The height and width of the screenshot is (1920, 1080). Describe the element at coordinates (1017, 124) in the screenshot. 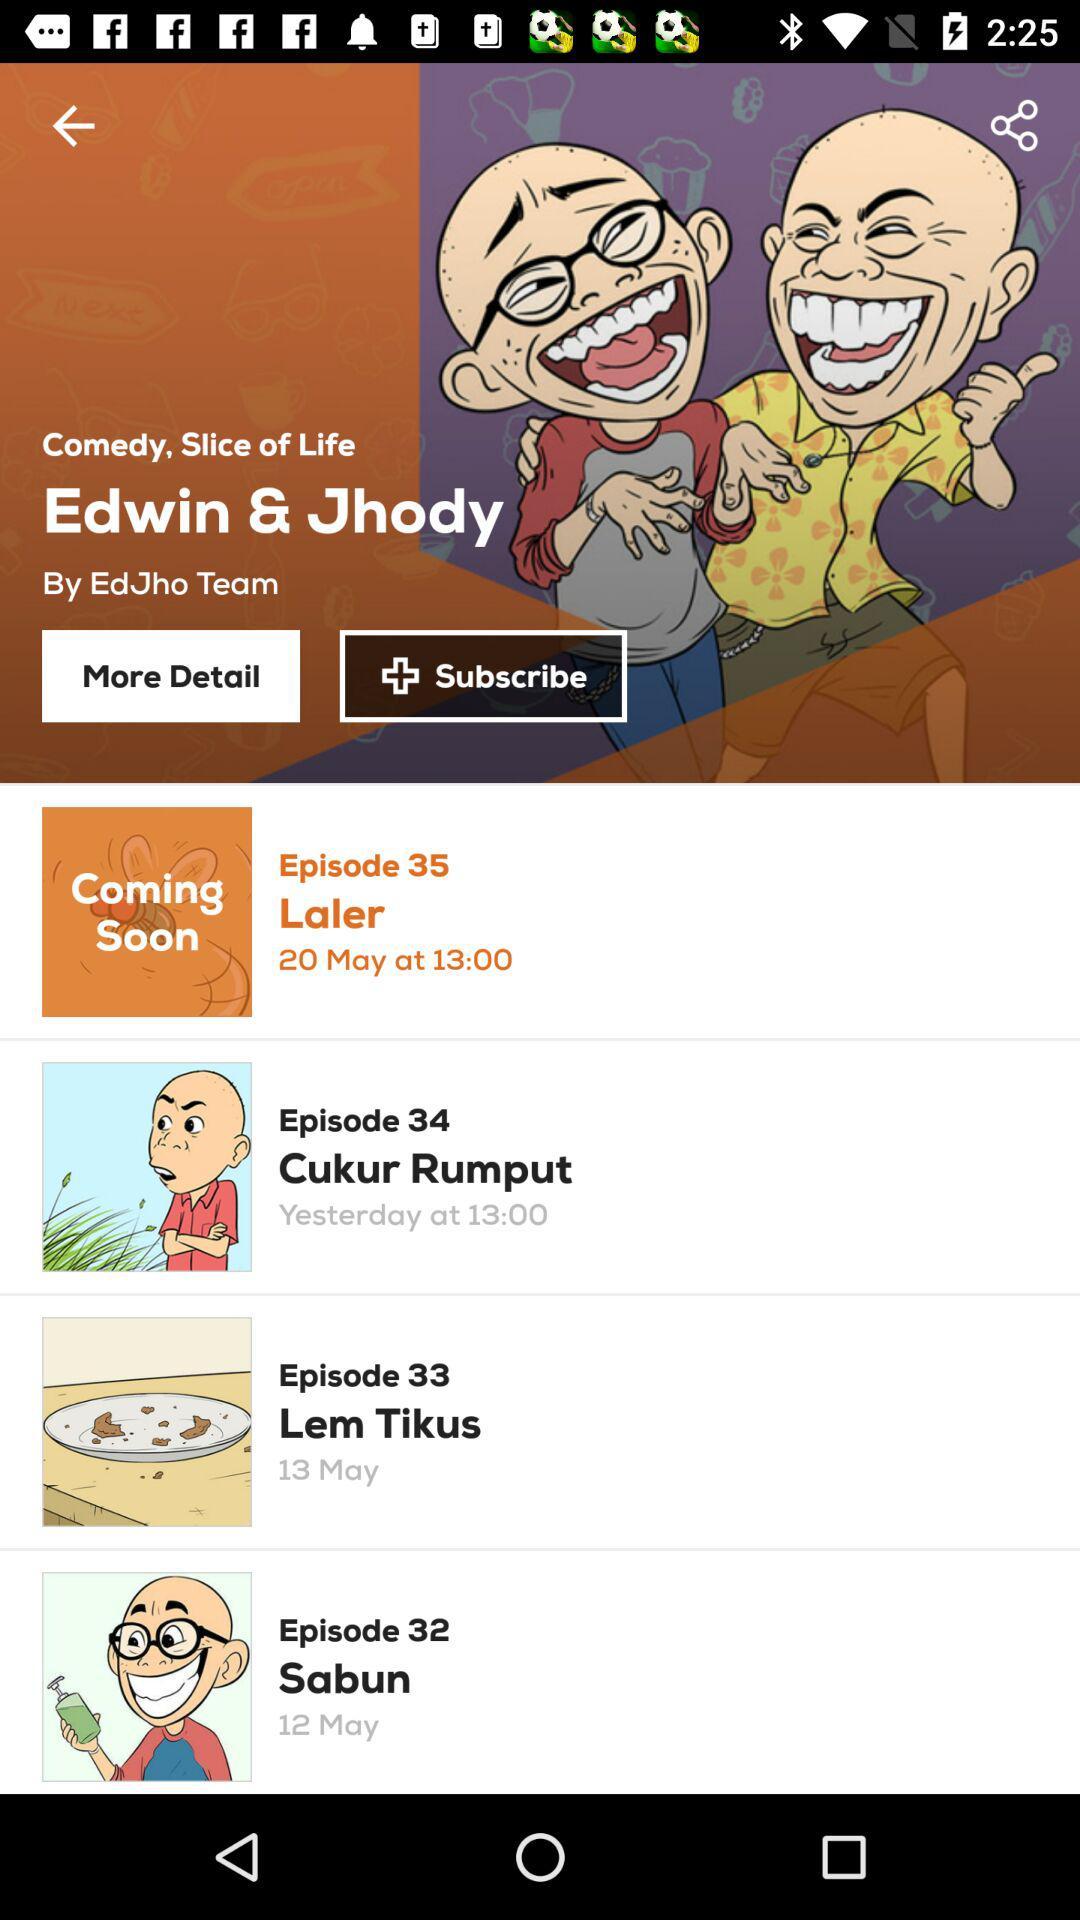

I see `item at the top right corner` at that location.